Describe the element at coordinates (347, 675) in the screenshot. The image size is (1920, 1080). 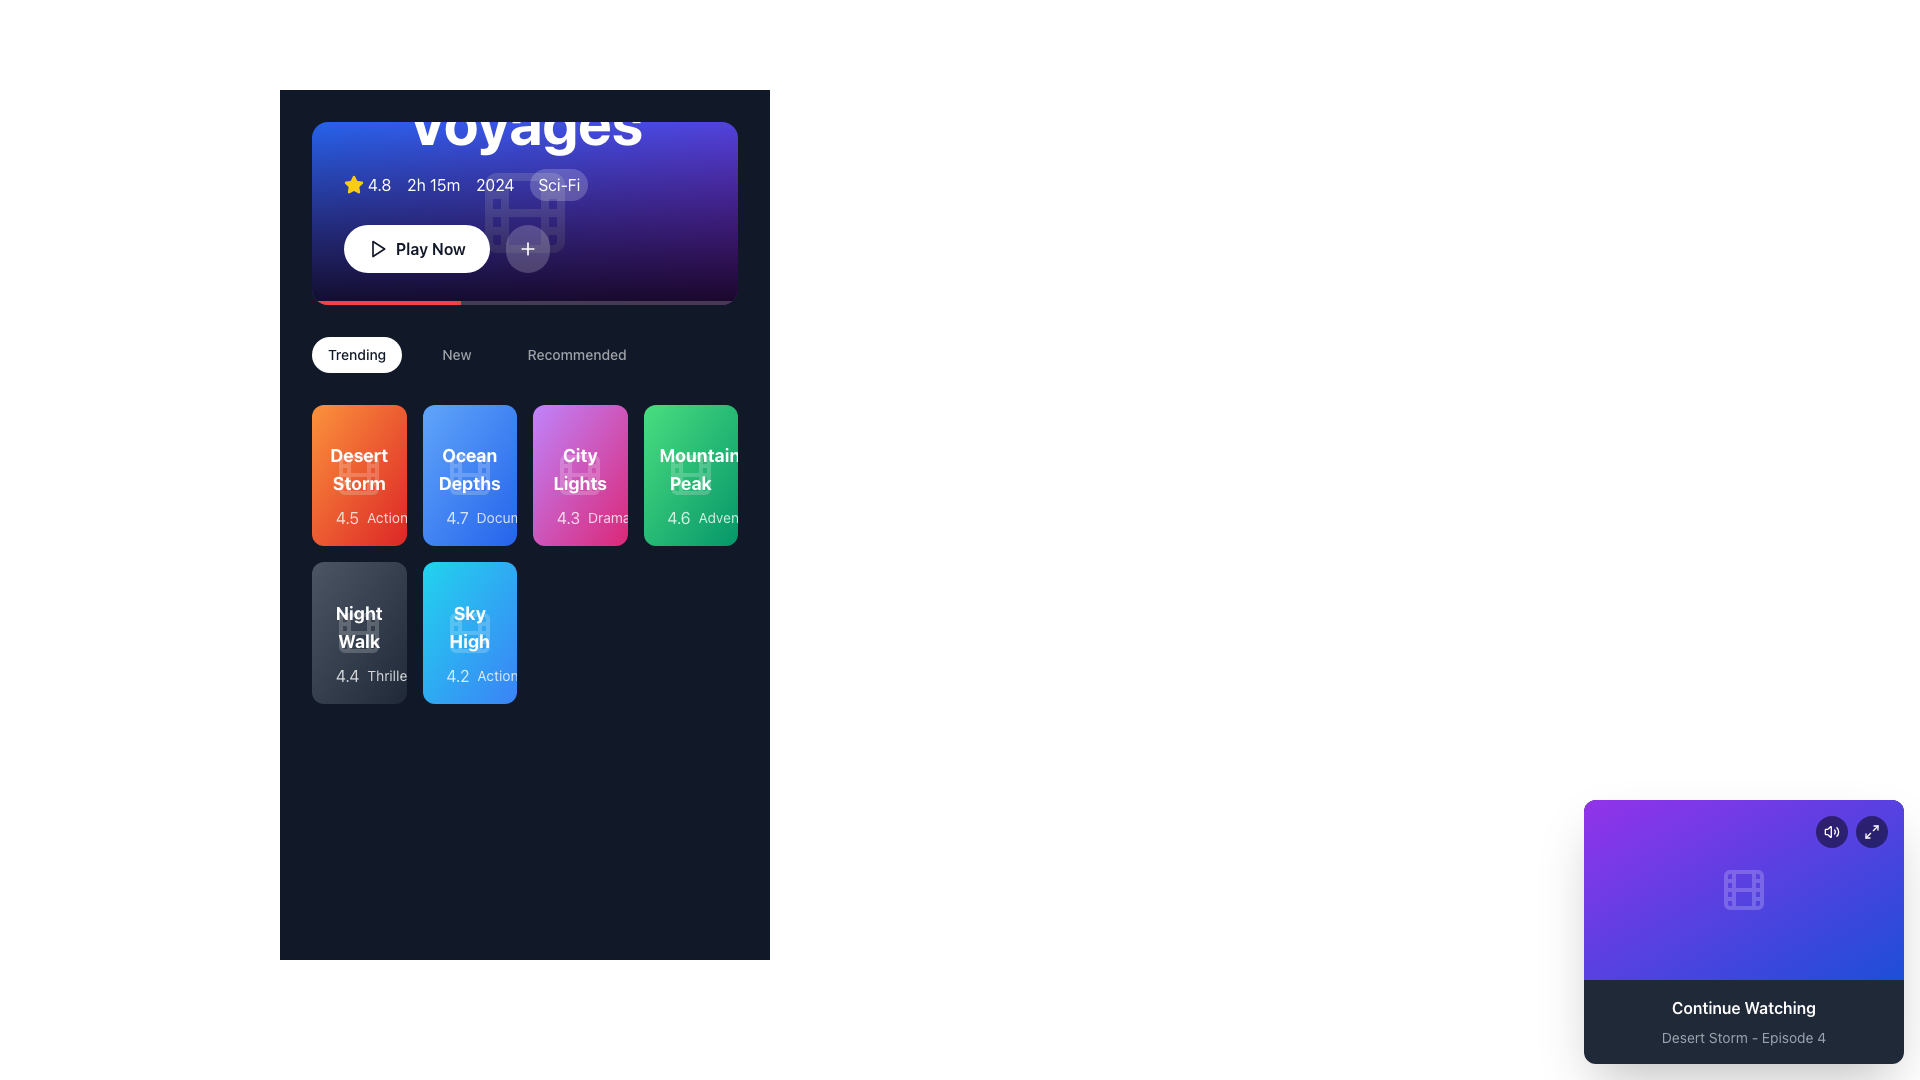
I see `the static text label displaying the rating score for the media item titled 'Night Walk', located in the bottom-left of the second row under 'Trending'` at that location.